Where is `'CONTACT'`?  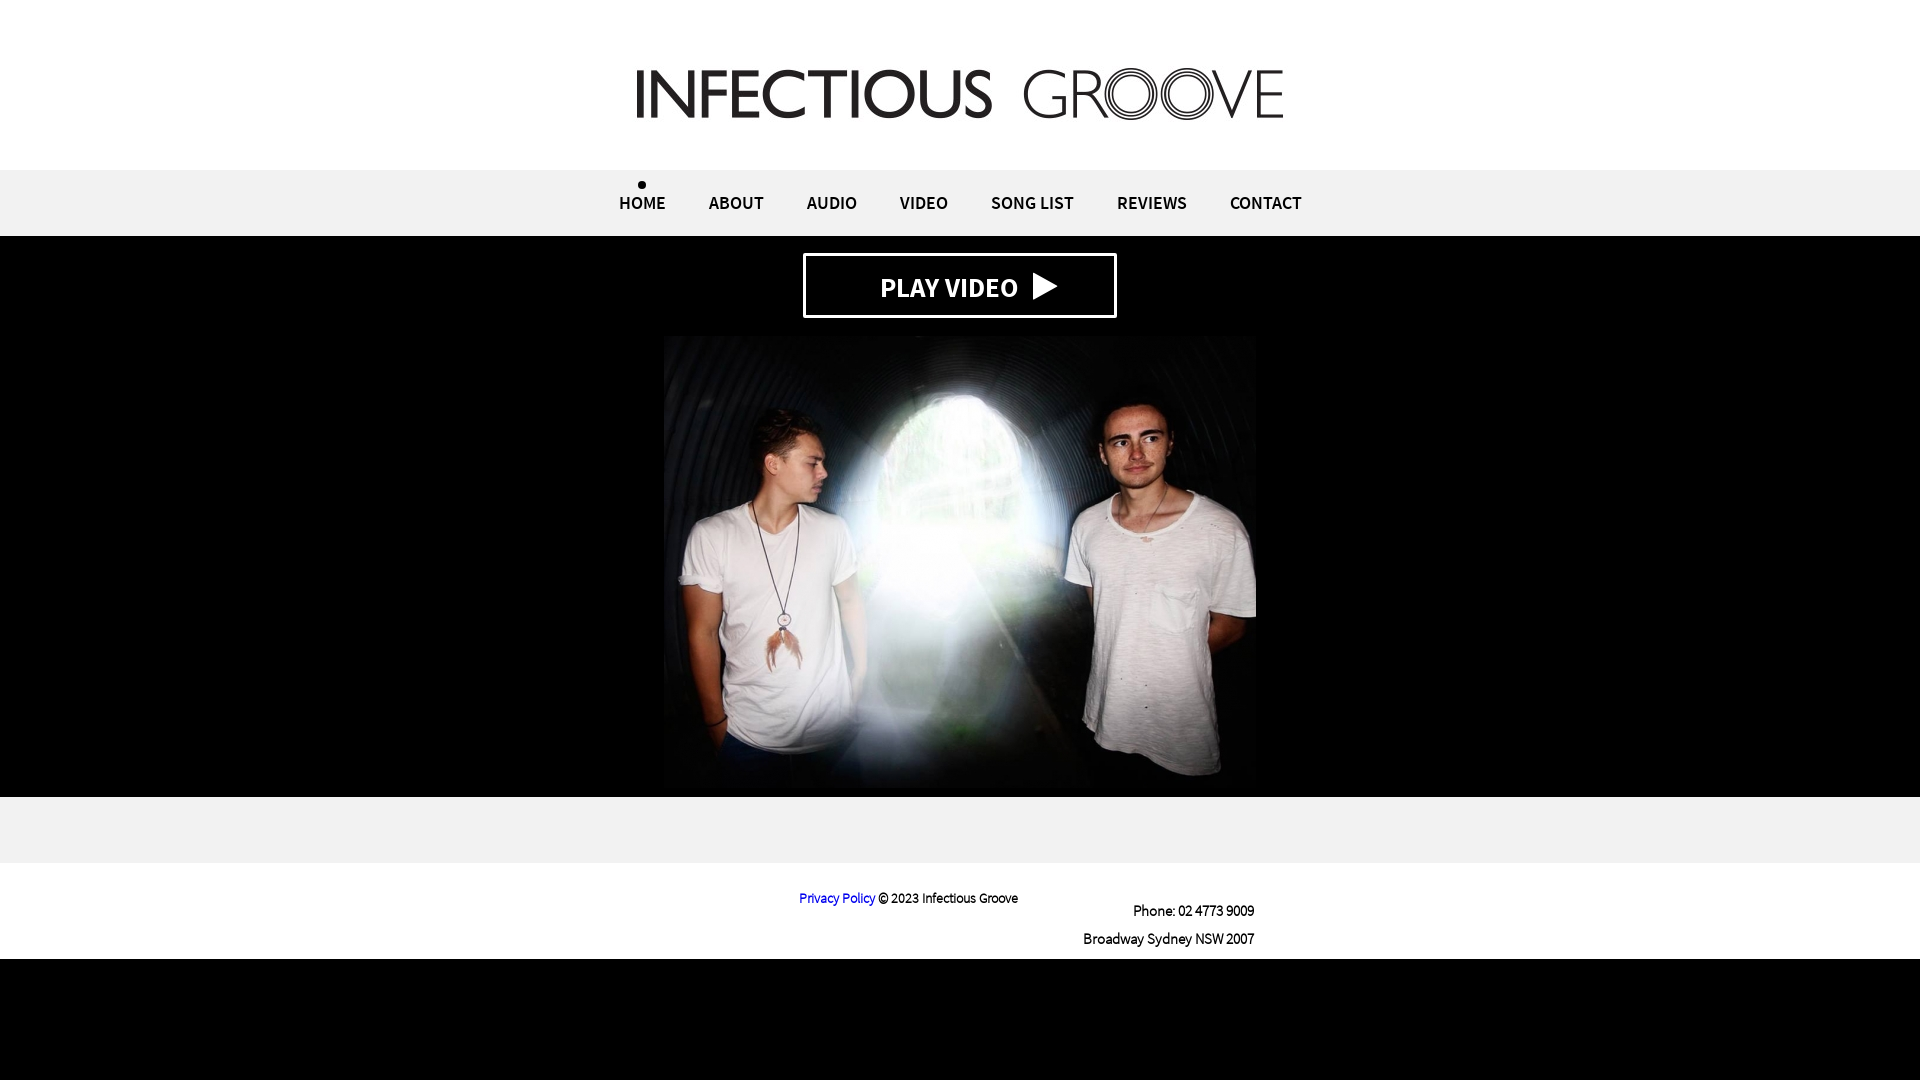
'CONTACT' is located at coordinates (1265, 202).